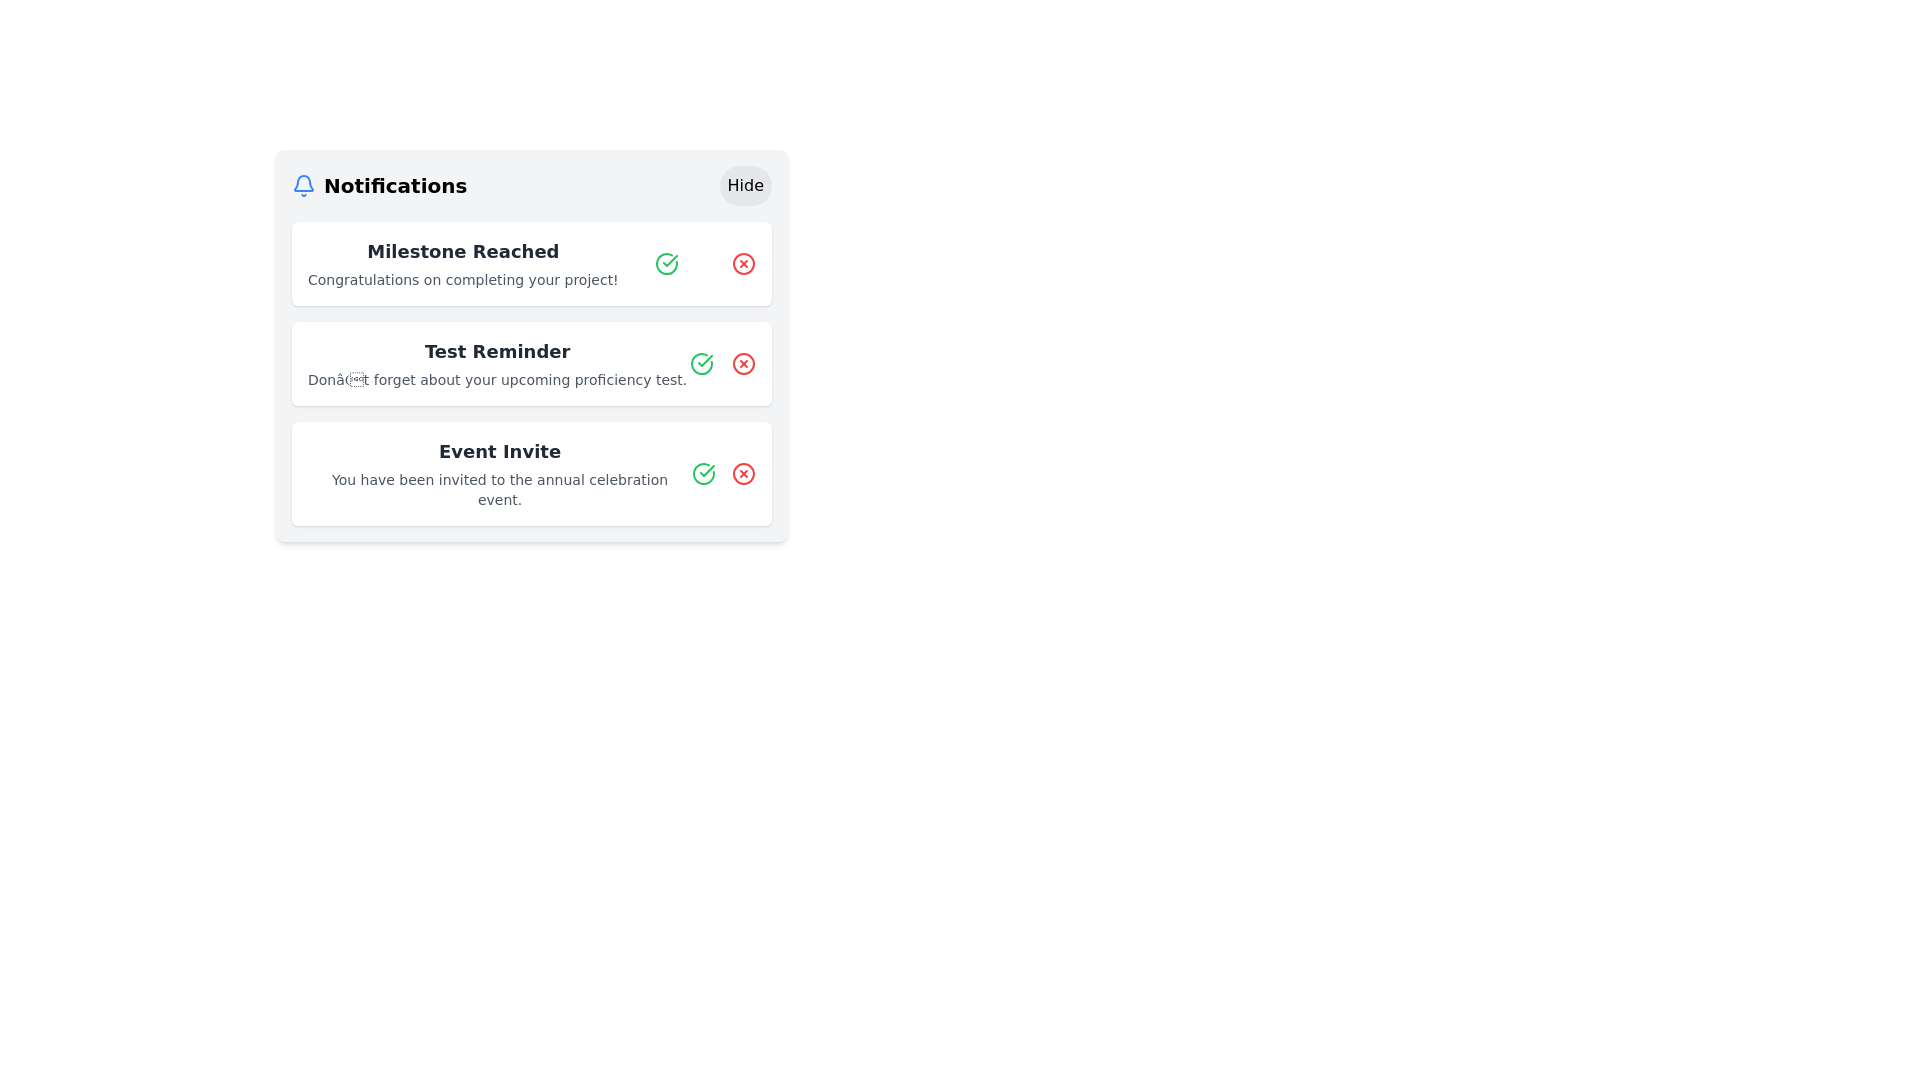  I want to click on the text block in the notification panel that notifies the user about an upcoming proficiency test, positioned centrally as the second notification item, so click(497, 363).